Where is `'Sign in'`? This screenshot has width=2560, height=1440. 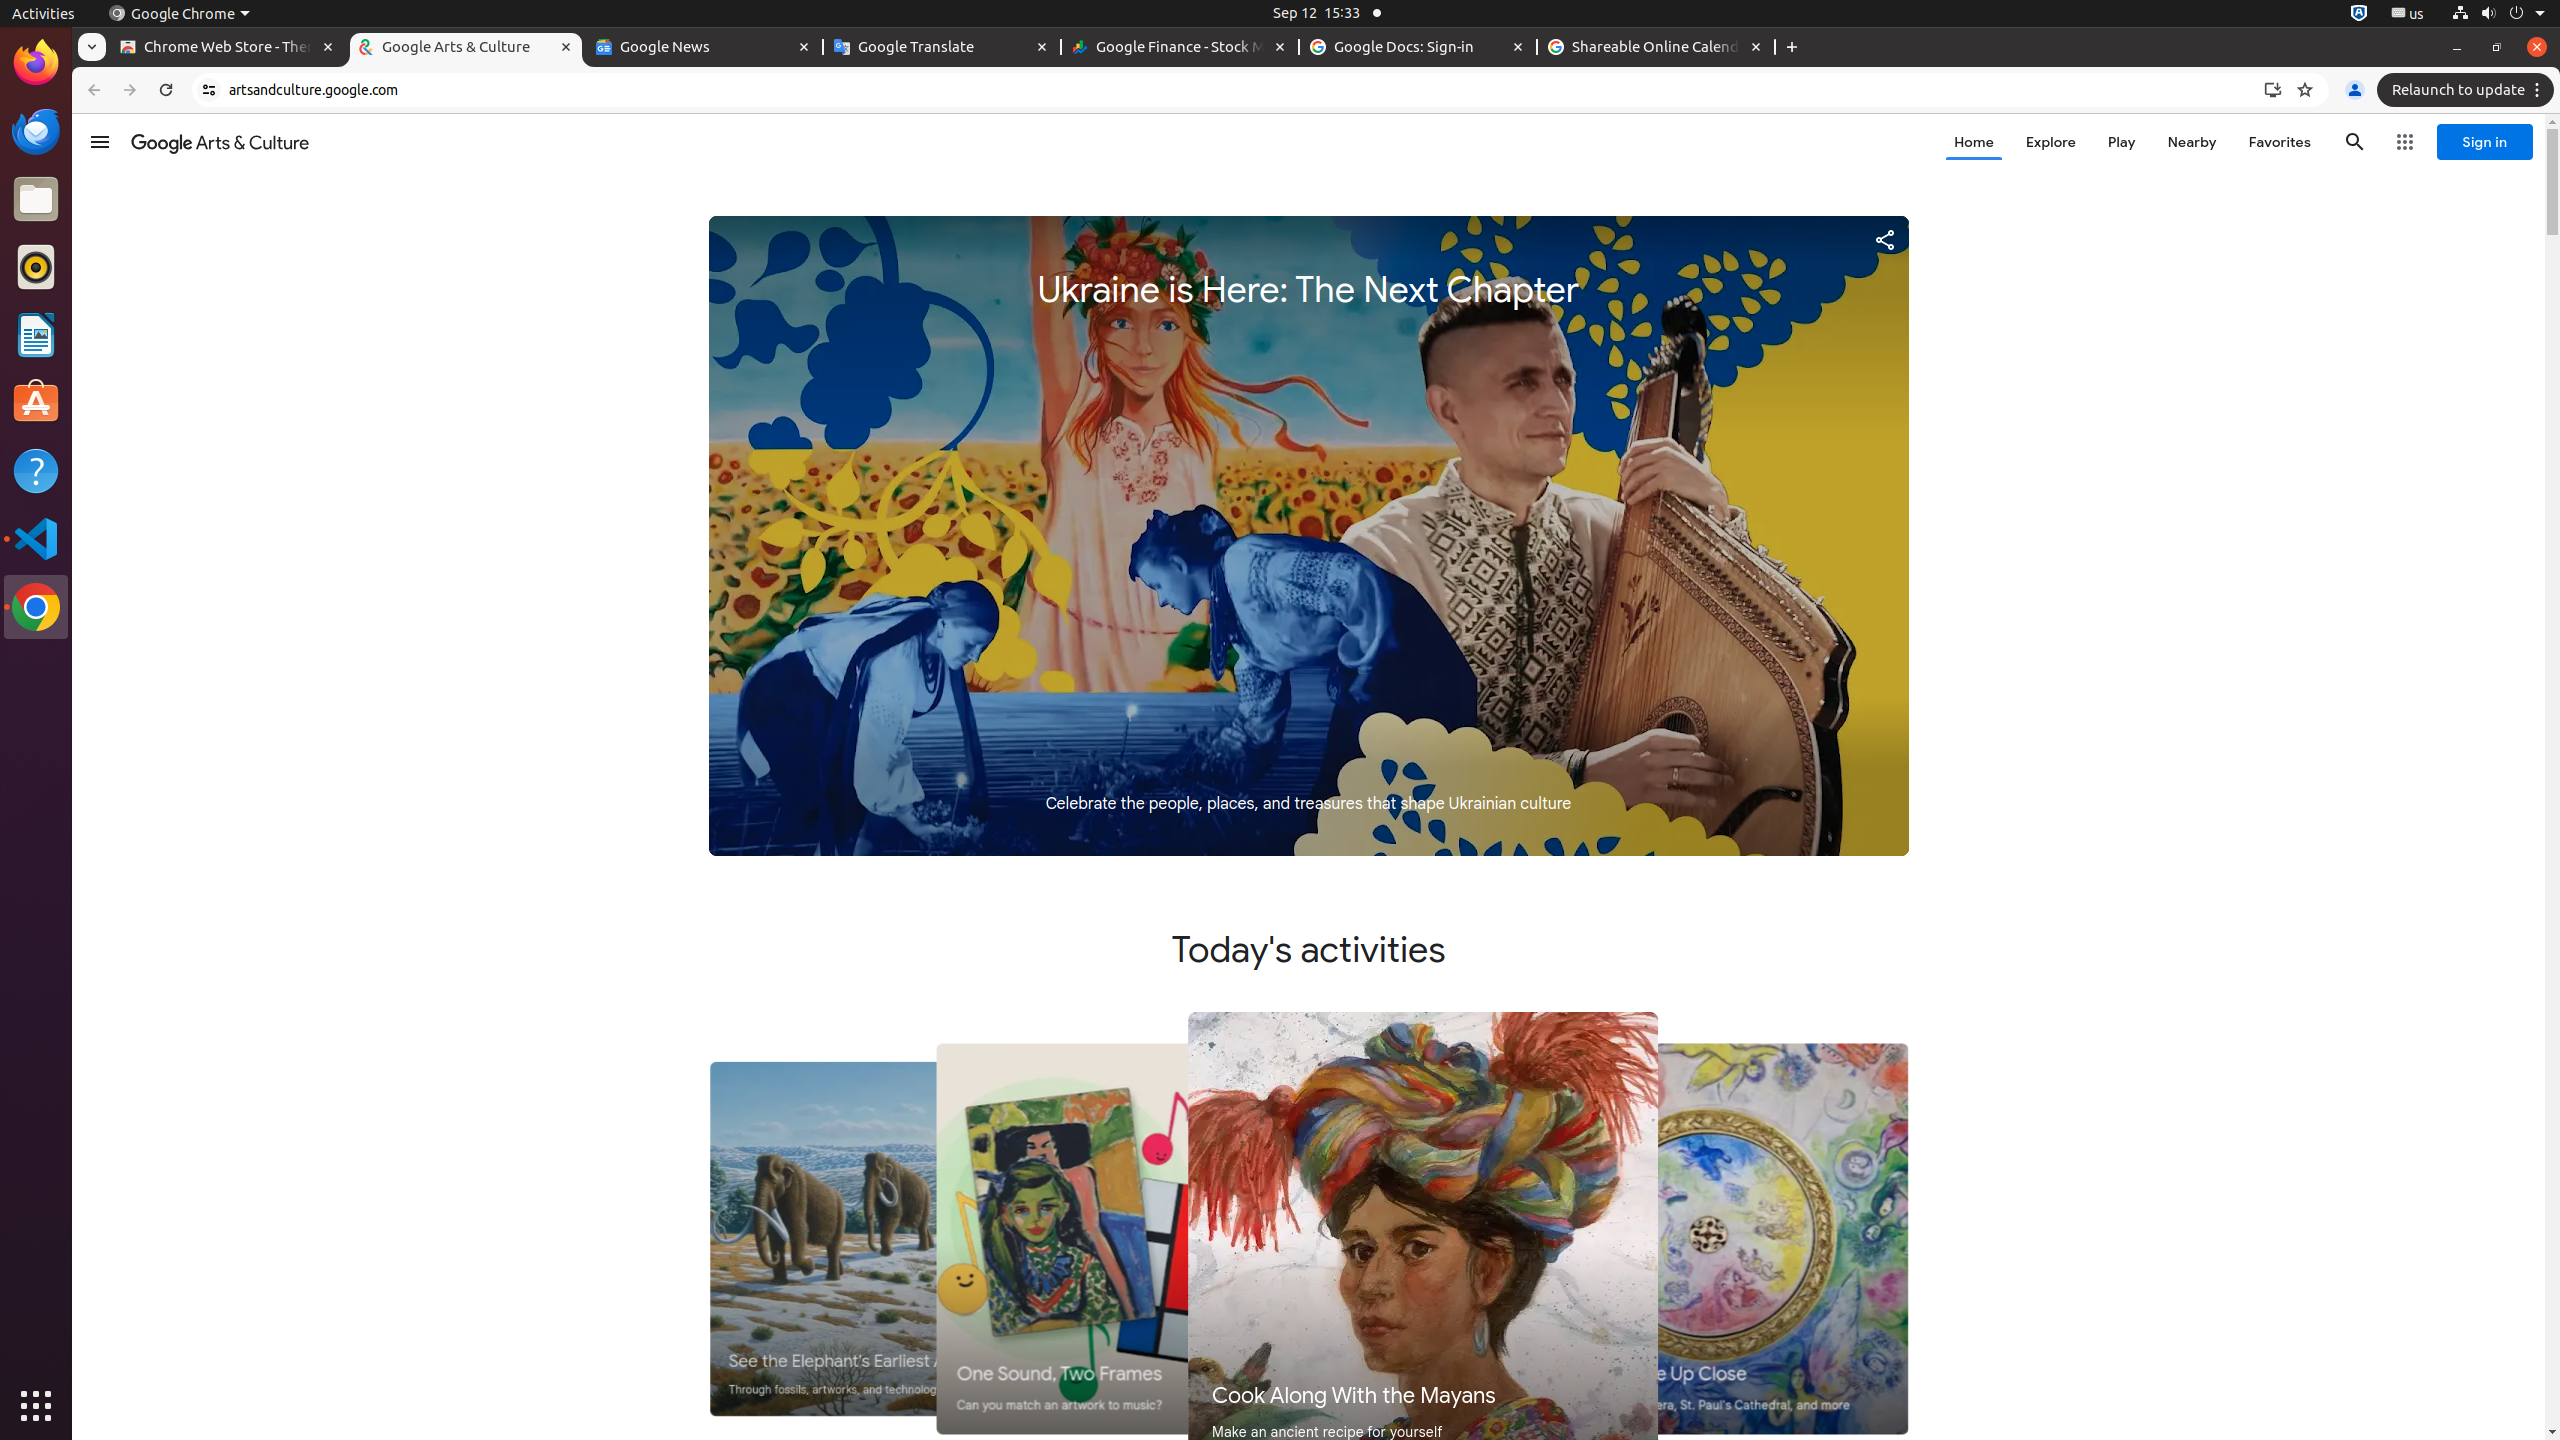
'Sign in' is located at coordinates (2483, 141).